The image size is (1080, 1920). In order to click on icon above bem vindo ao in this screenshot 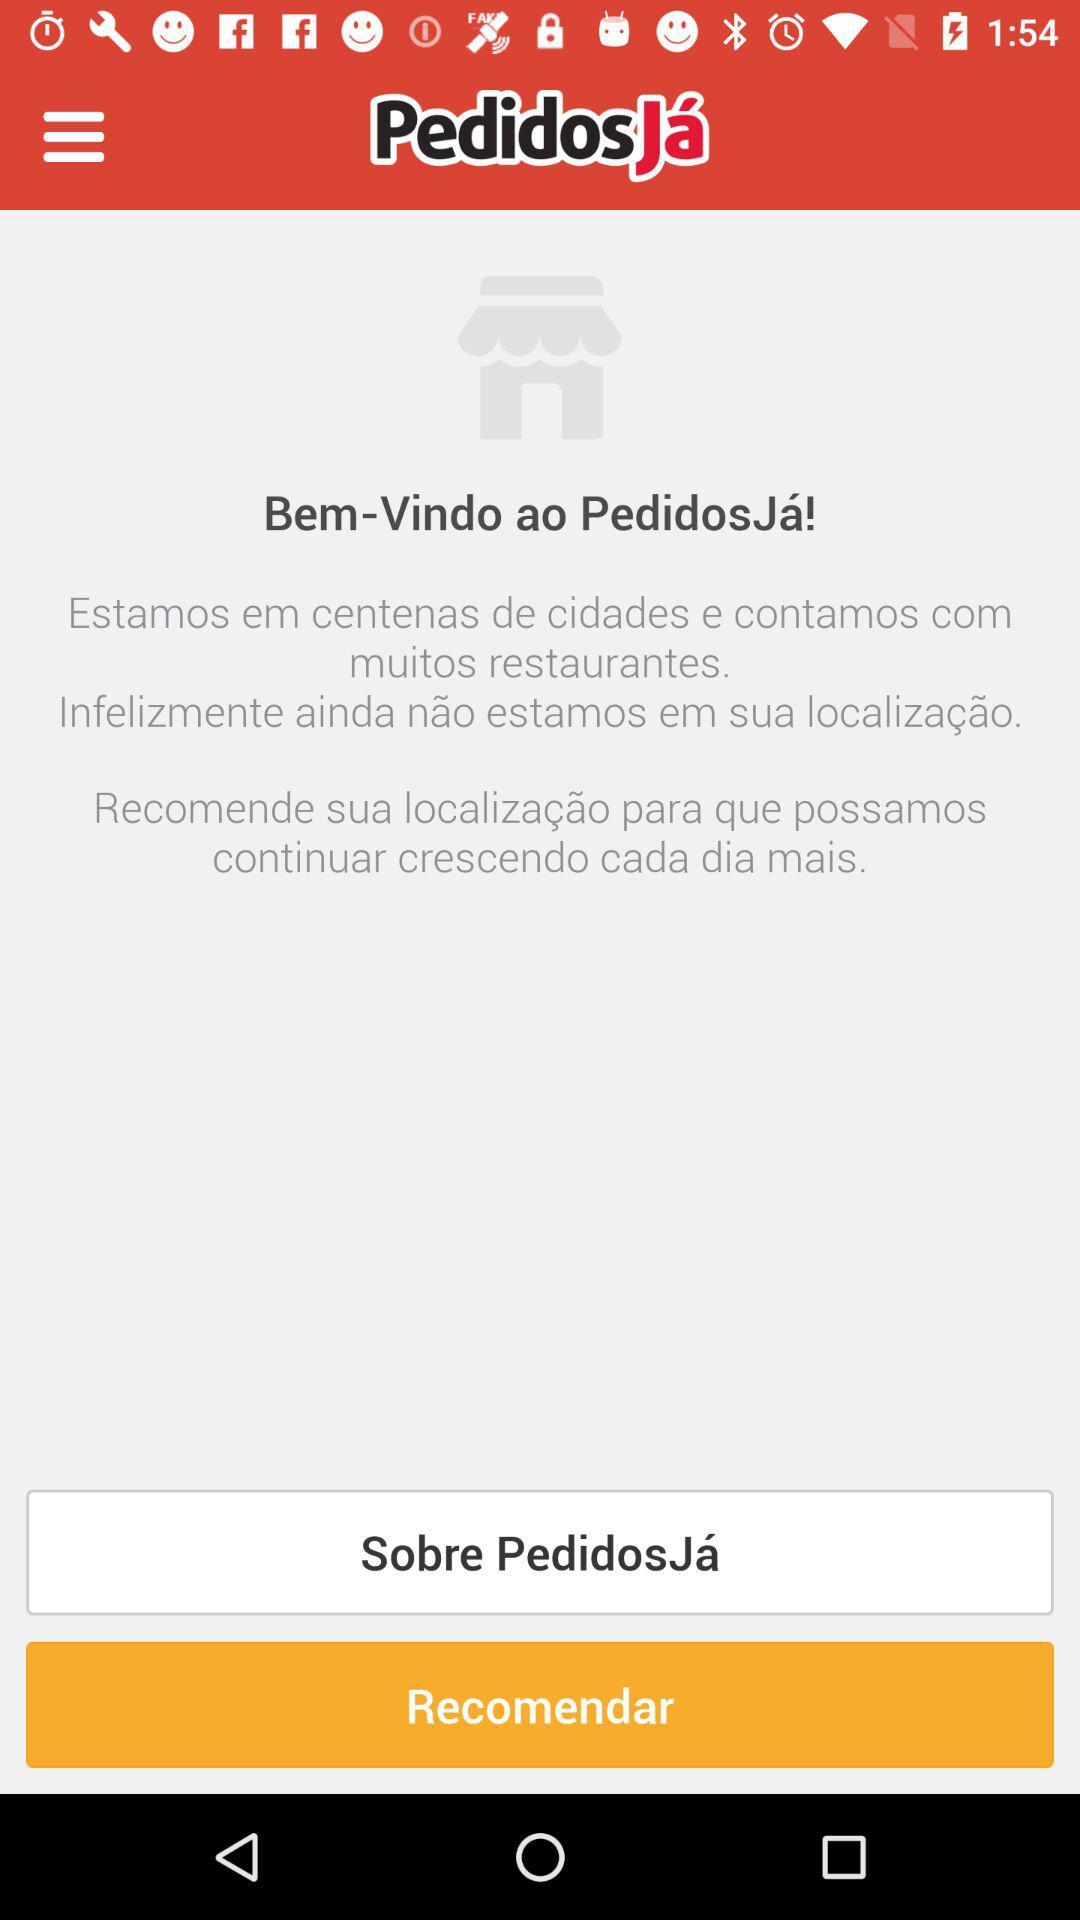, I will do `click(540, 264)`.